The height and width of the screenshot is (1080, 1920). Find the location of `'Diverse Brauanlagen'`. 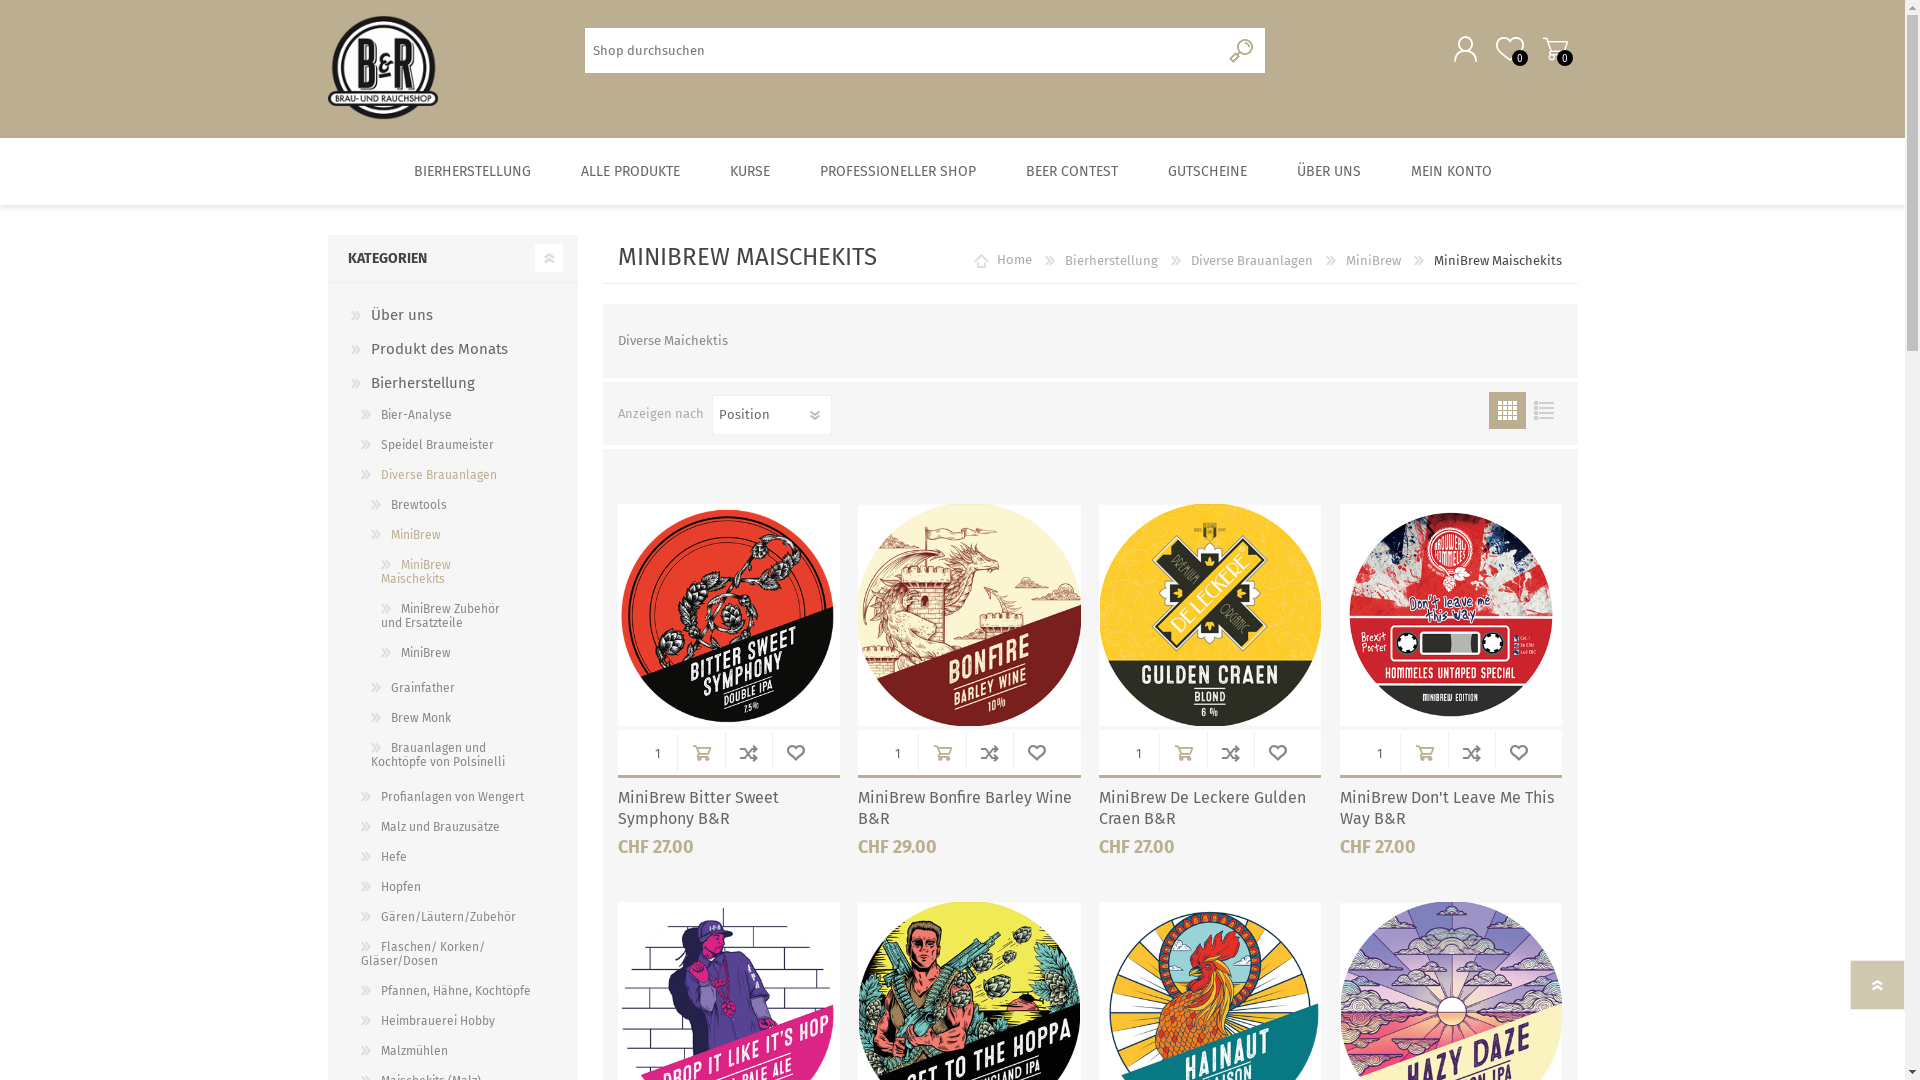

'Diverse Brauanlagen' is located at coordinates (1251, 259).